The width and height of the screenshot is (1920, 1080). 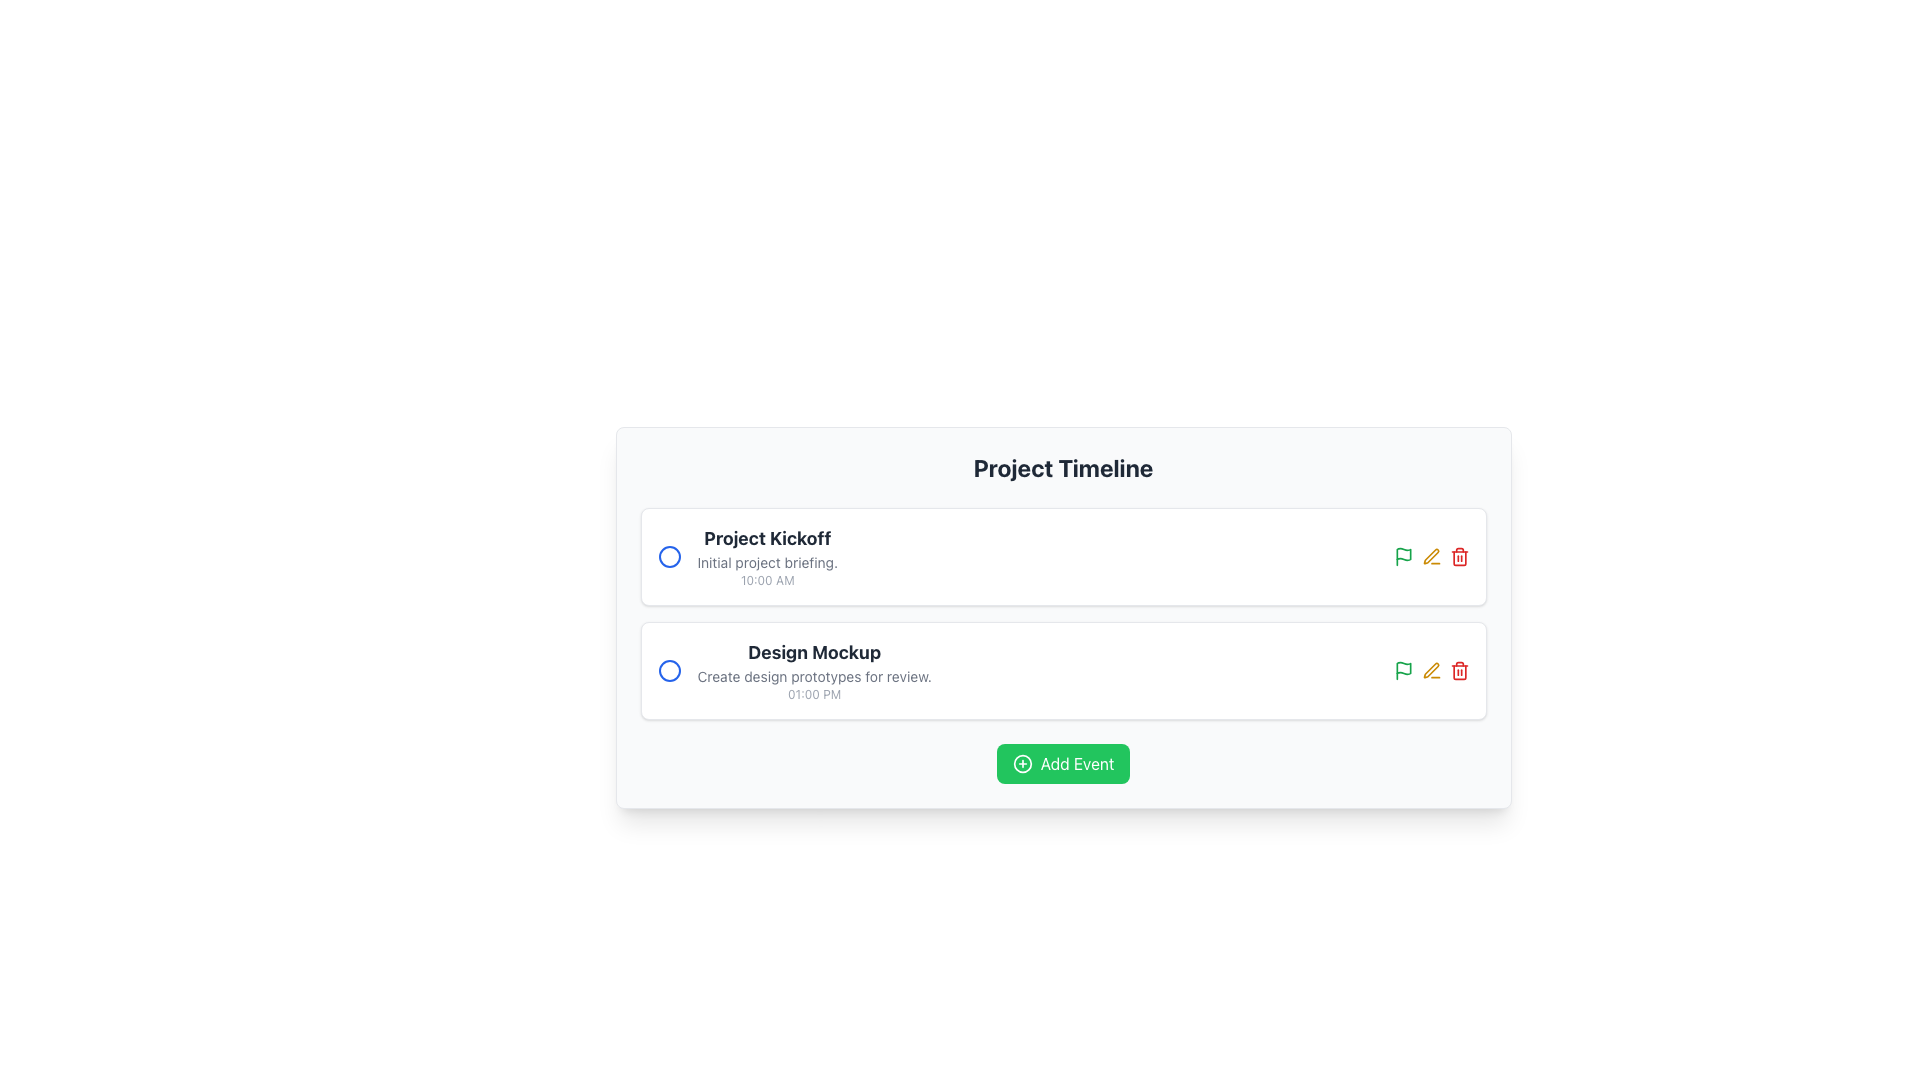 What do you see at coordinates (1402, 556) in the screenshot?
I see `the green flag-shaped icon in the action icon row for the 'Design Mockup' event in the timeline interface` at bounding box center [1402, 556].